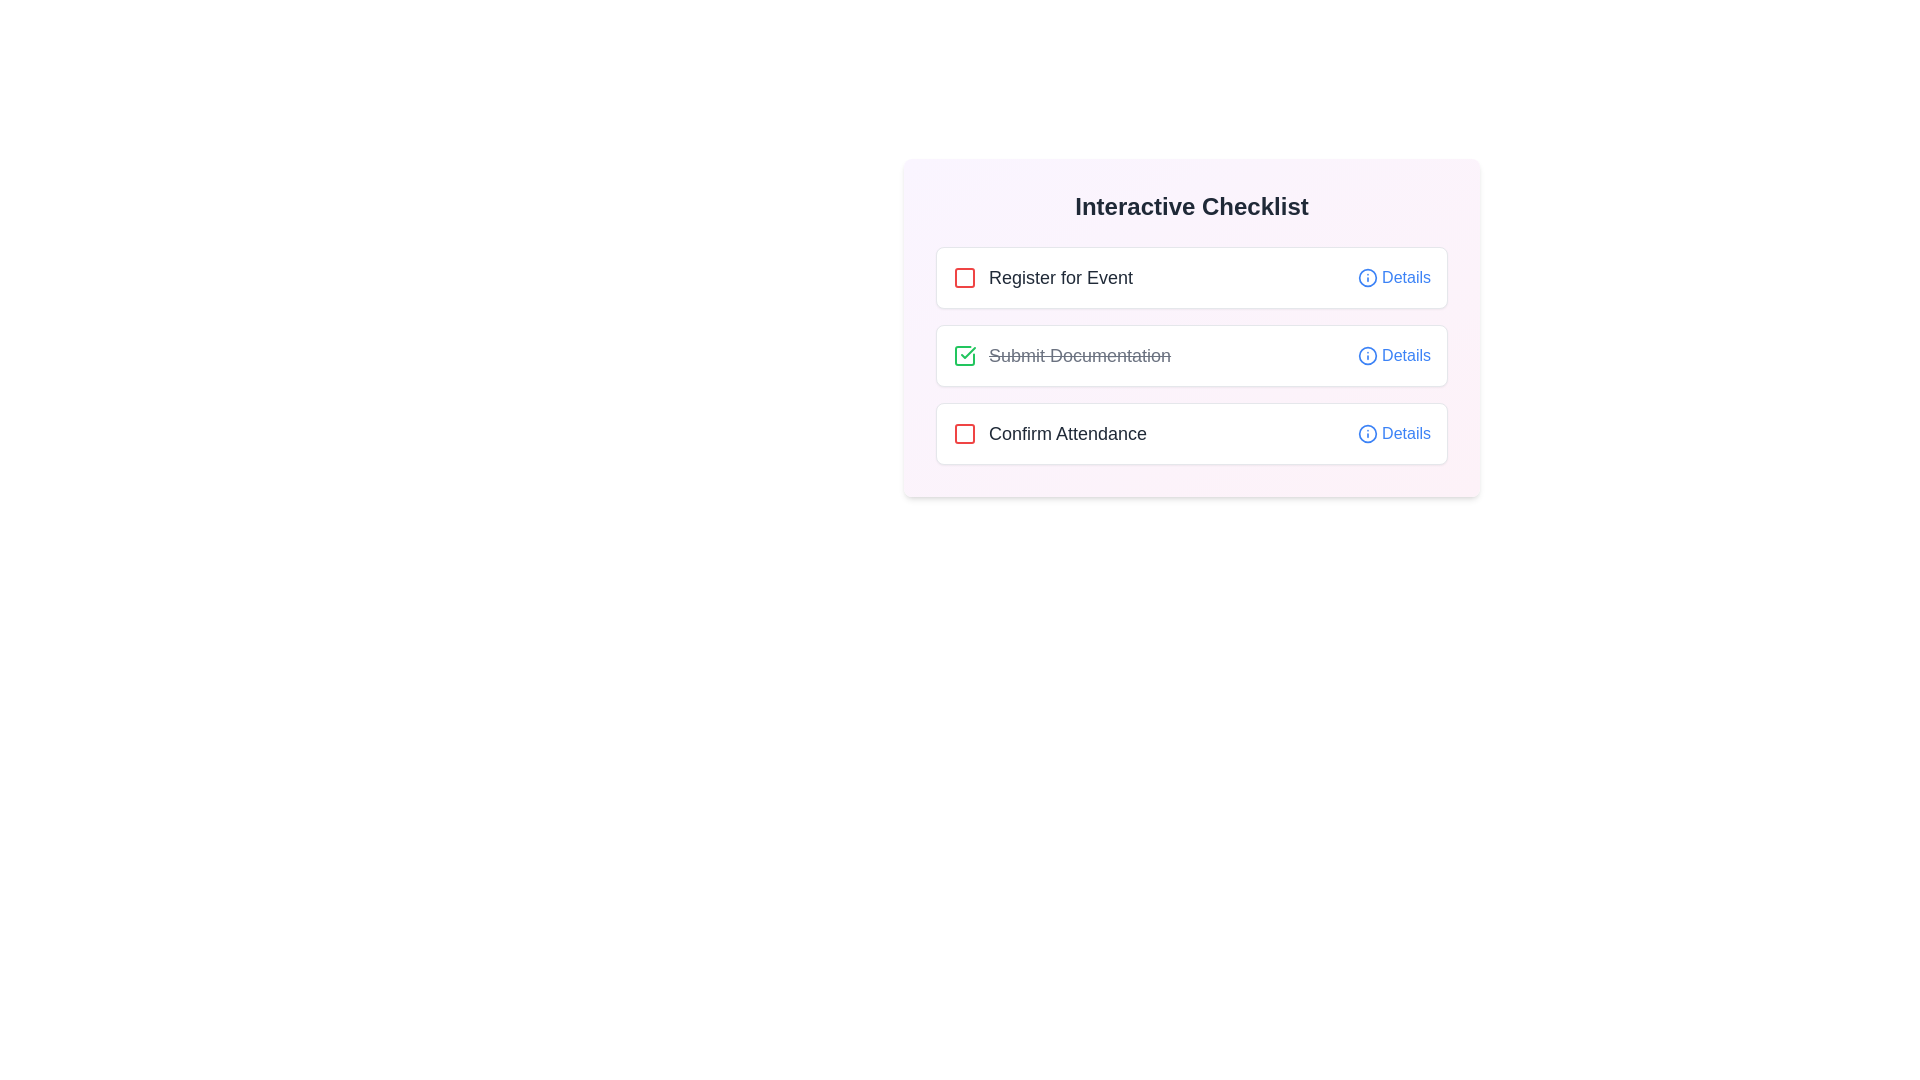 Image resolution: width=1920 pixels, height=1080 pixels. What do you see at coordinates (1393, 277) in the screenshot?
I see `the 'Details' hyperlink with an icon, which is styled in blue and features an 'i' icon` at bounding box center [1393, 277].